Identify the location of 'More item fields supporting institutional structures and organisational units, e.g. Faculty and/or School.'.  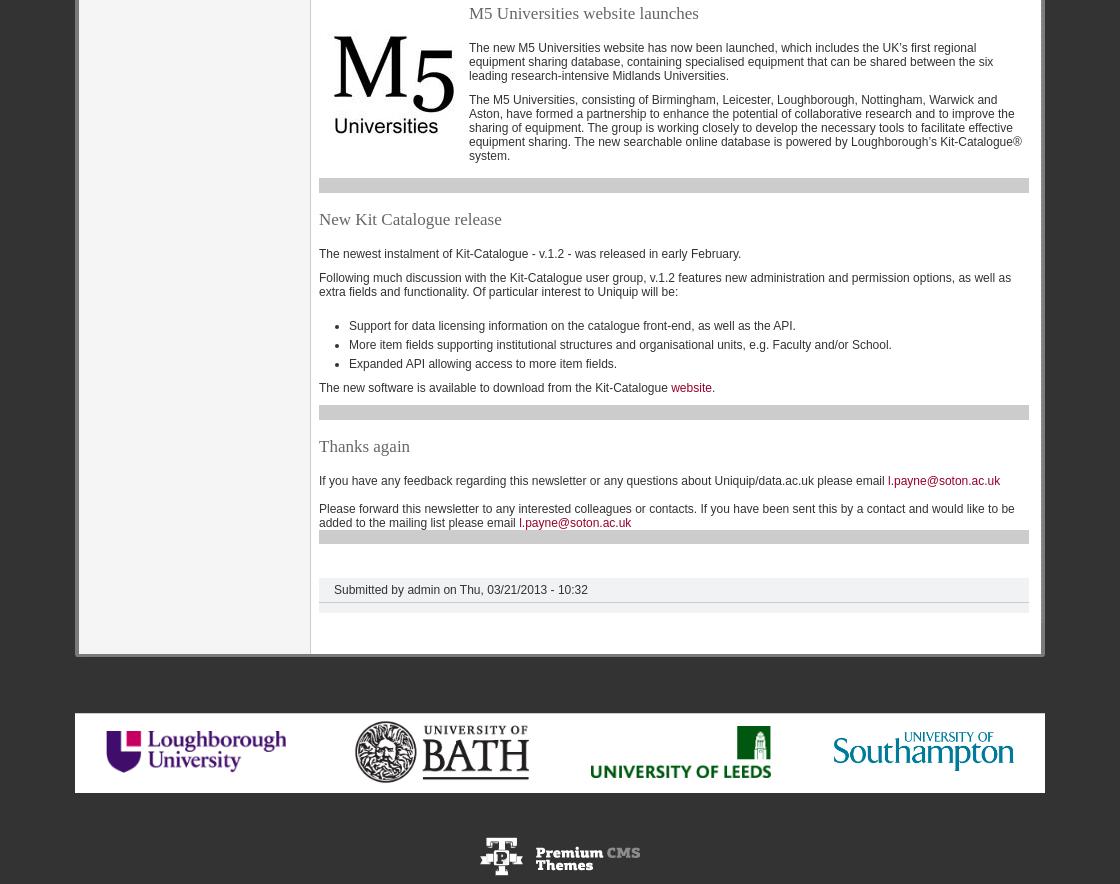
(348, 342).